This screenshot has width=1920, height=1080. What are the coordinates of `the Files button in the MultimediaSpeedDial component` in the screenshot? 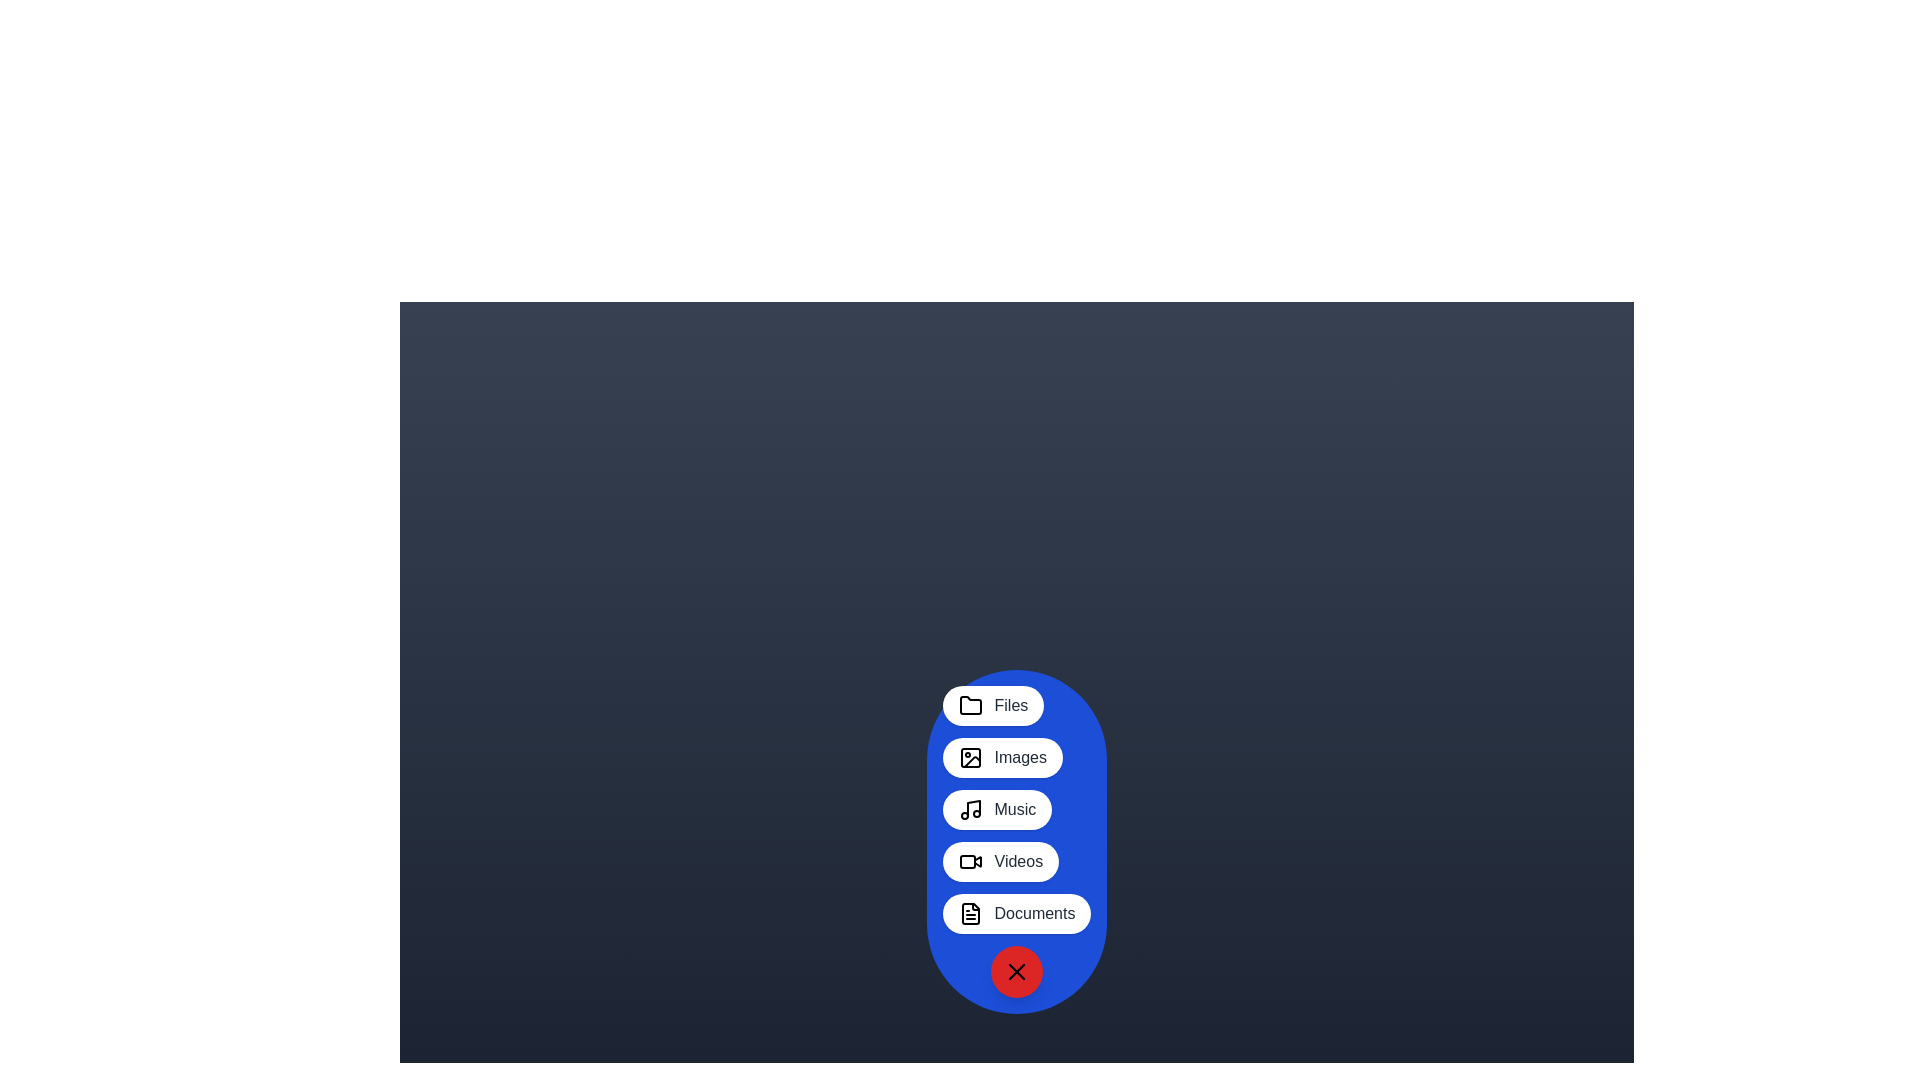 It's located at (993, 704).